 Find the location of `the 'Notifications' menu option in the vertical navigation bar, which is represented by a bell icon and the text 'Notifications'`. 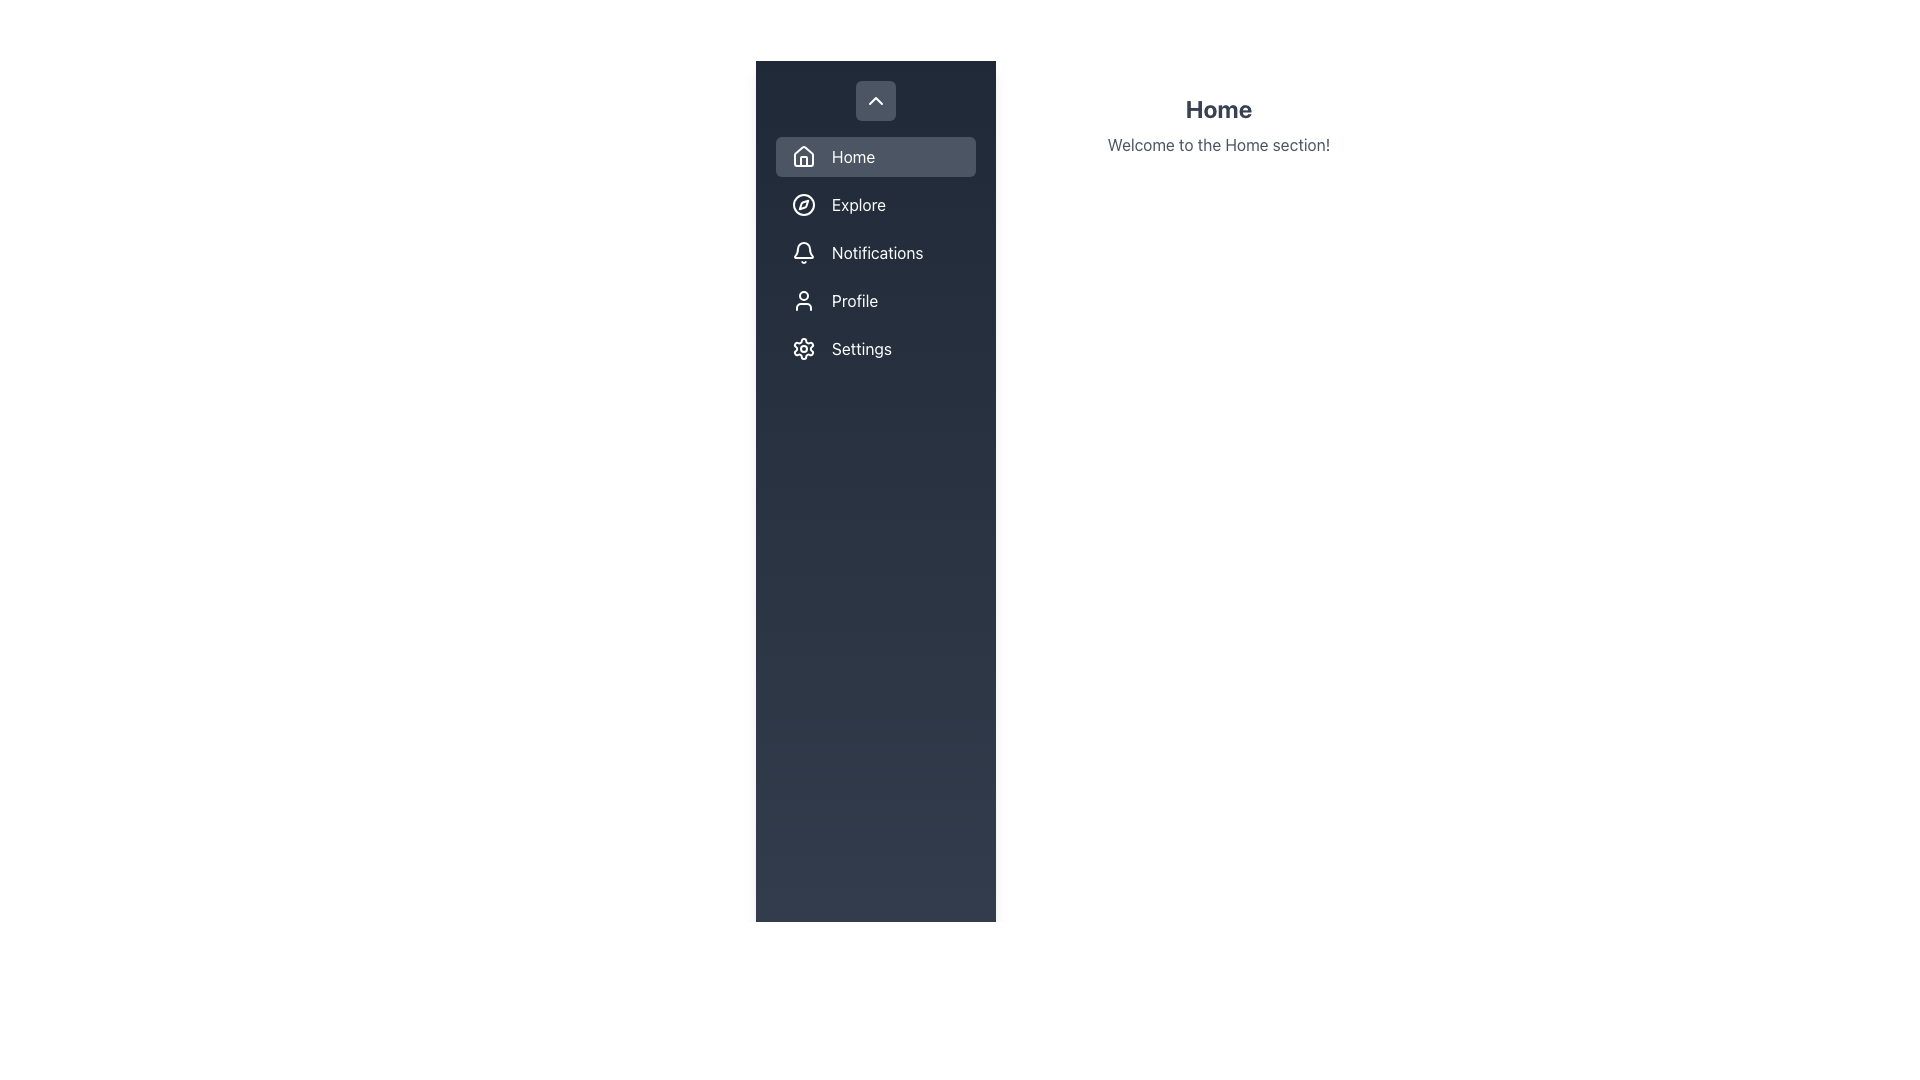

the 'Notifications' menu option in the vertical navigation bar, which is represented by a bell icon and the text 'Notifications' is located at coordinates (875, 252).